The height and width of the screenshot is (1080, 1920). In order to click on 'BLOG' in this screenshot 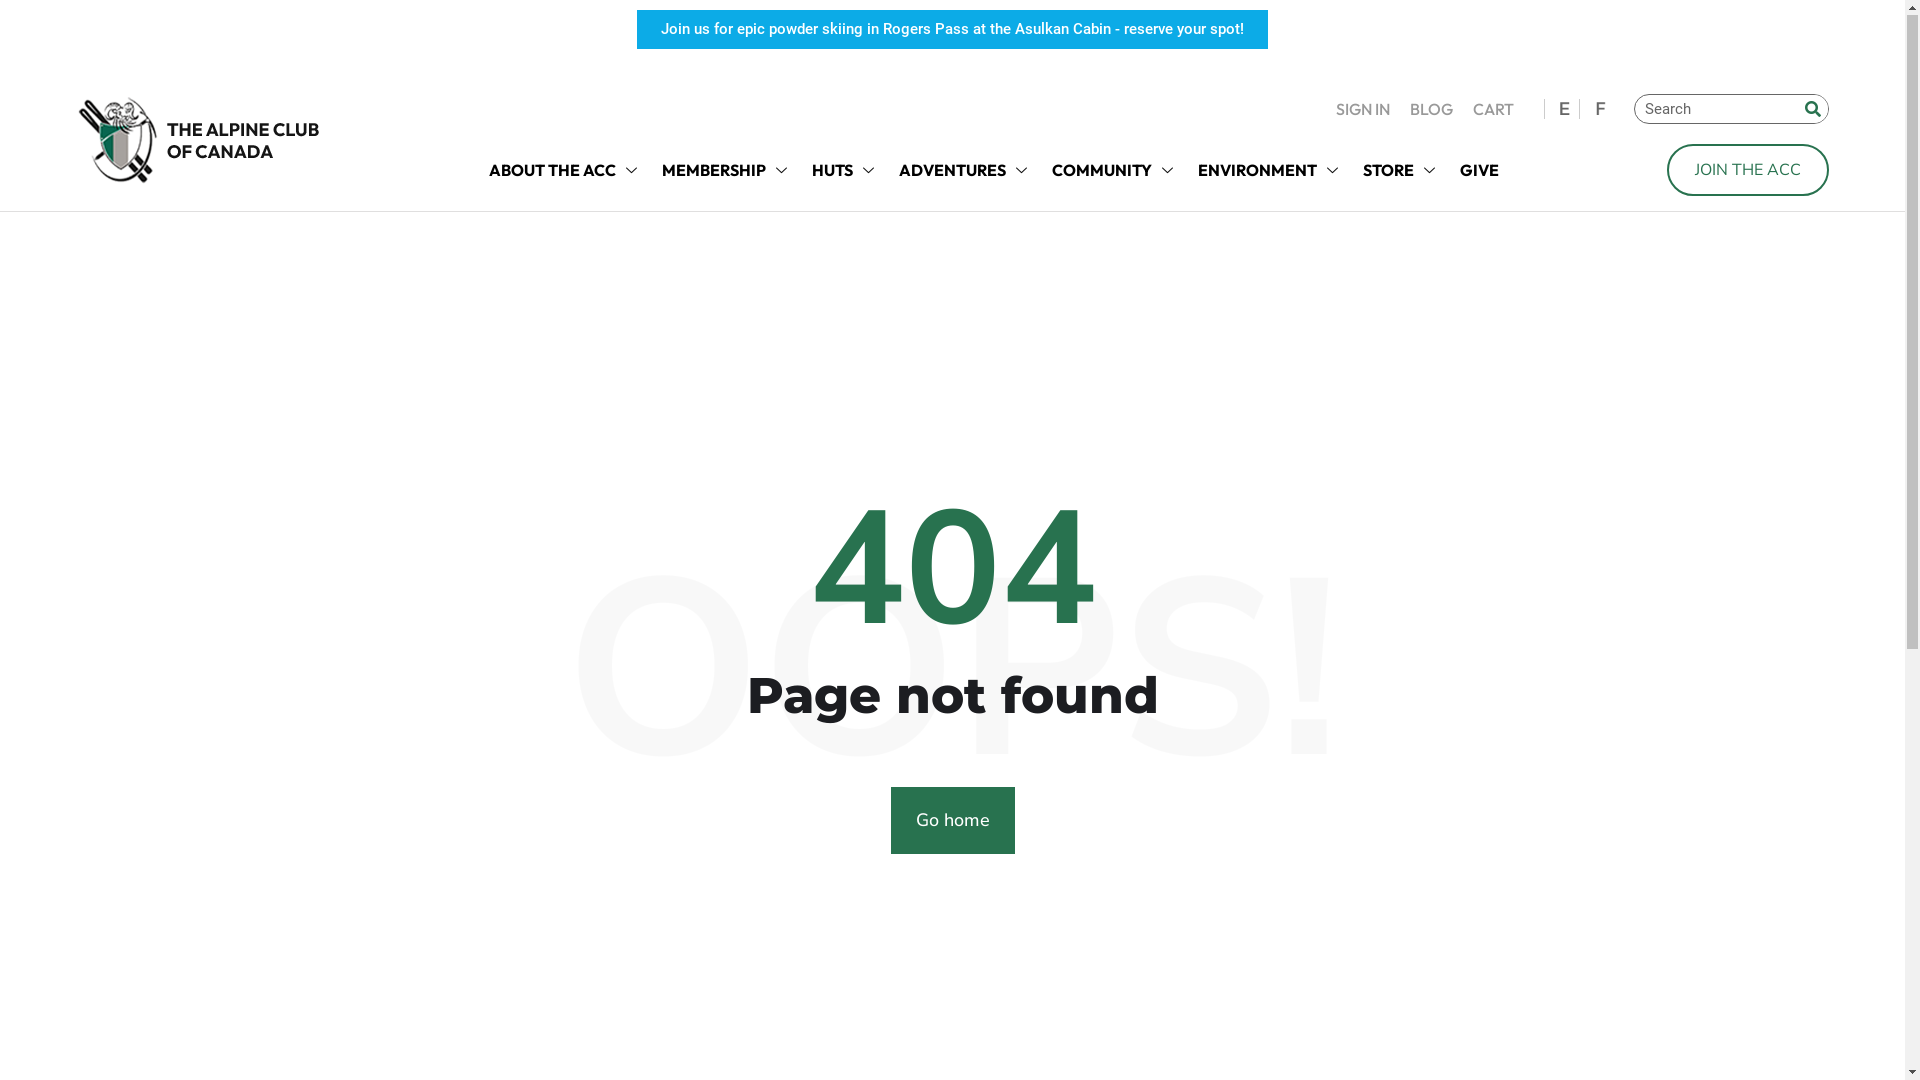, I will do `click(1430, 110)`.